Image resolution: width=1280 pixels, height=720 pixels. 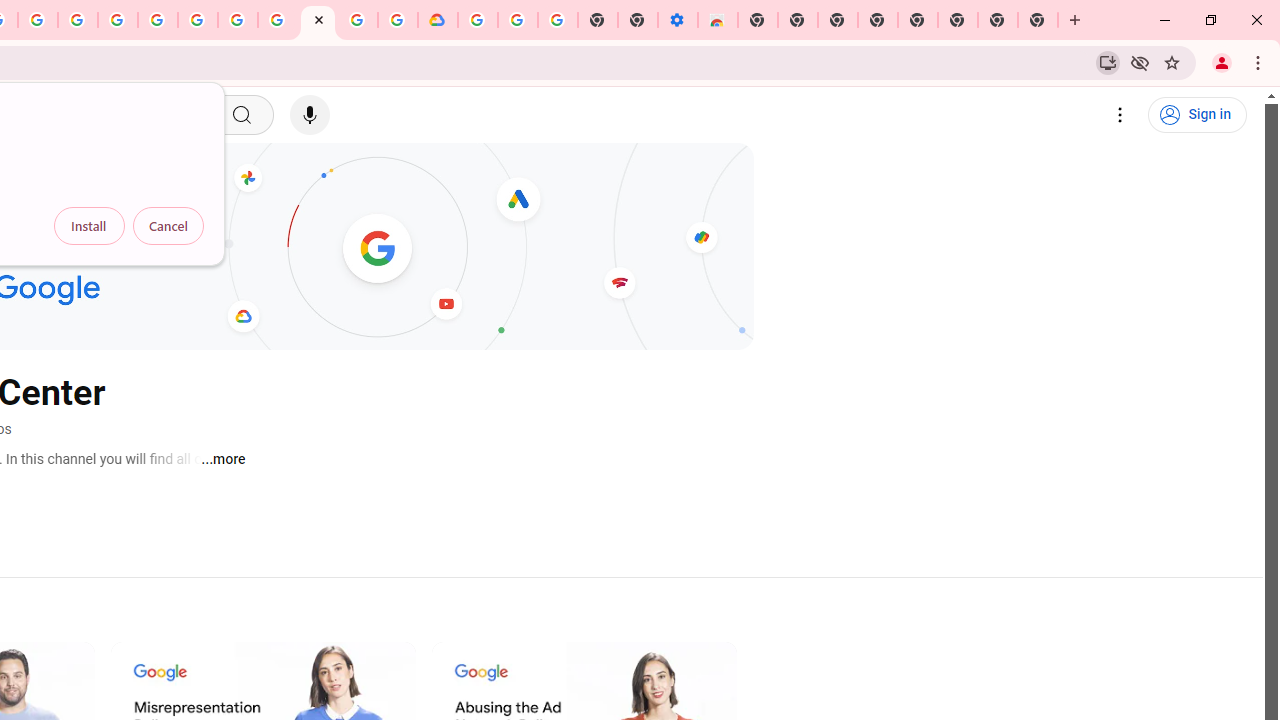 I want to click on 'Google Account Help', so click(x=238, y=20).